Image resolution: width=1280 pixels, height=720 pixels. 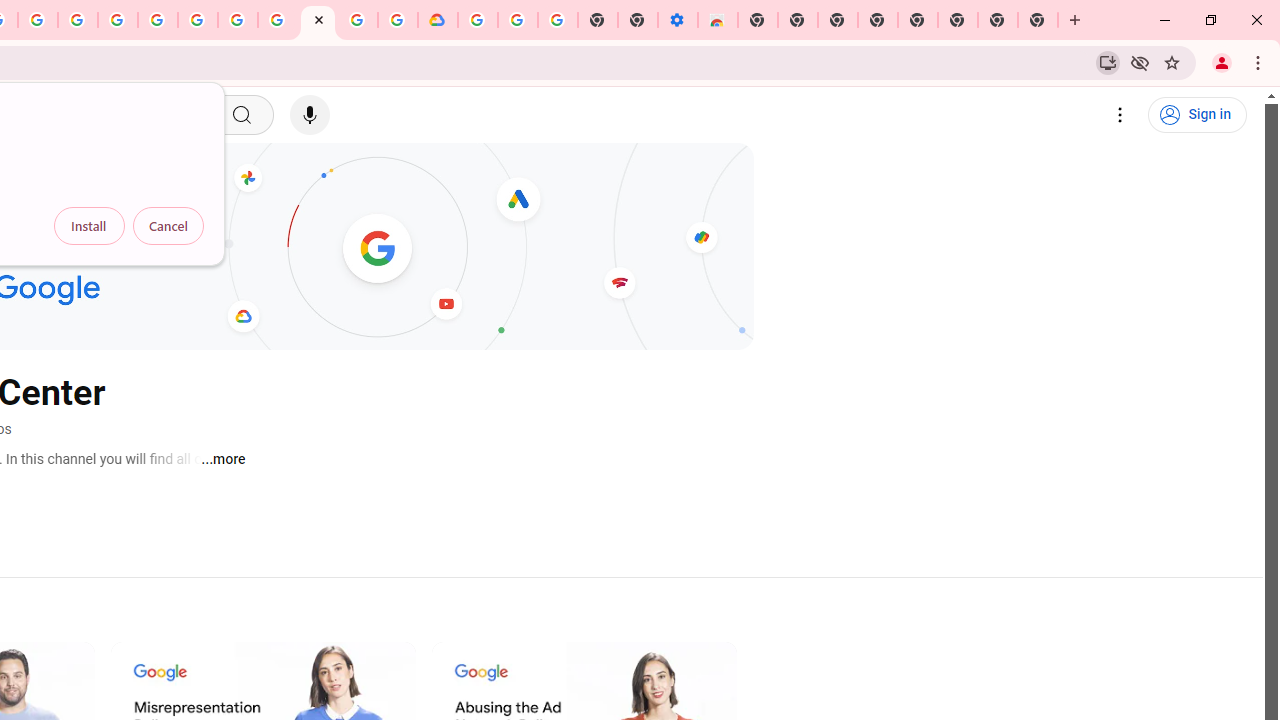 I want to click on 'Google Account Help', so click(x=238, y=20).